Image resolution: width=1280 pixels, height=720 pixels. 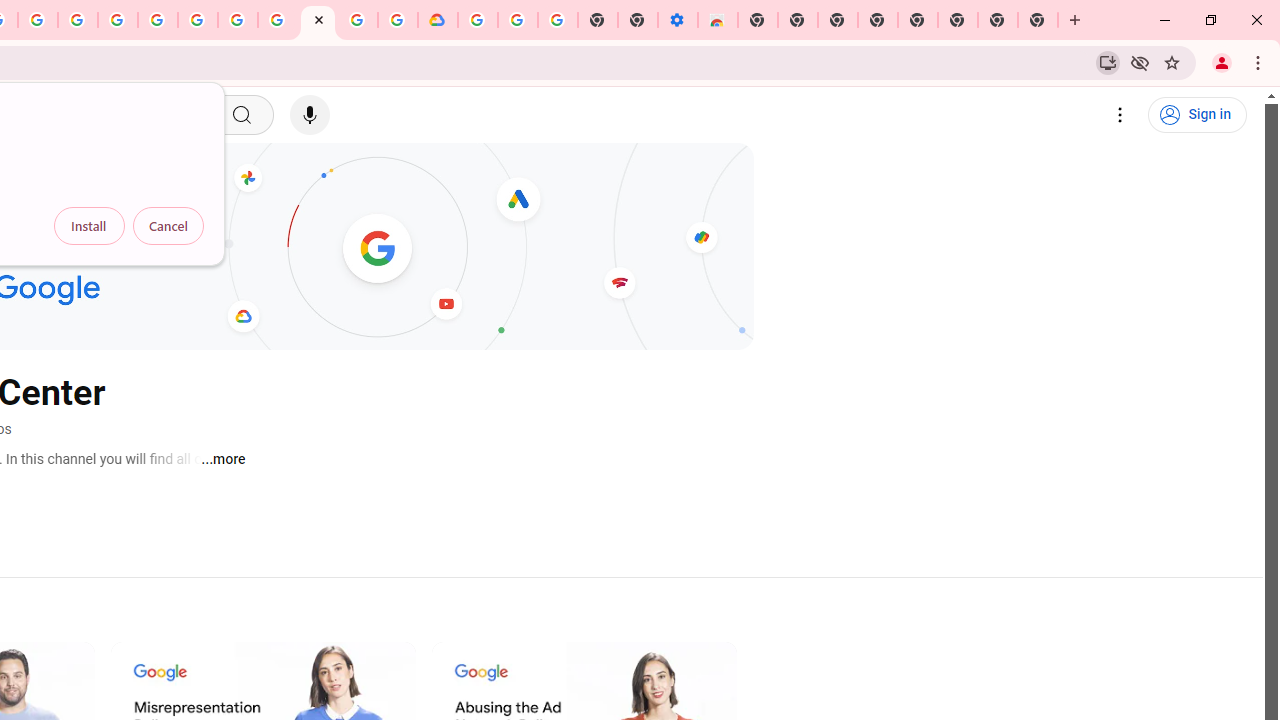 I want to click on 'Google Account Help', so click(x=238, y=20).